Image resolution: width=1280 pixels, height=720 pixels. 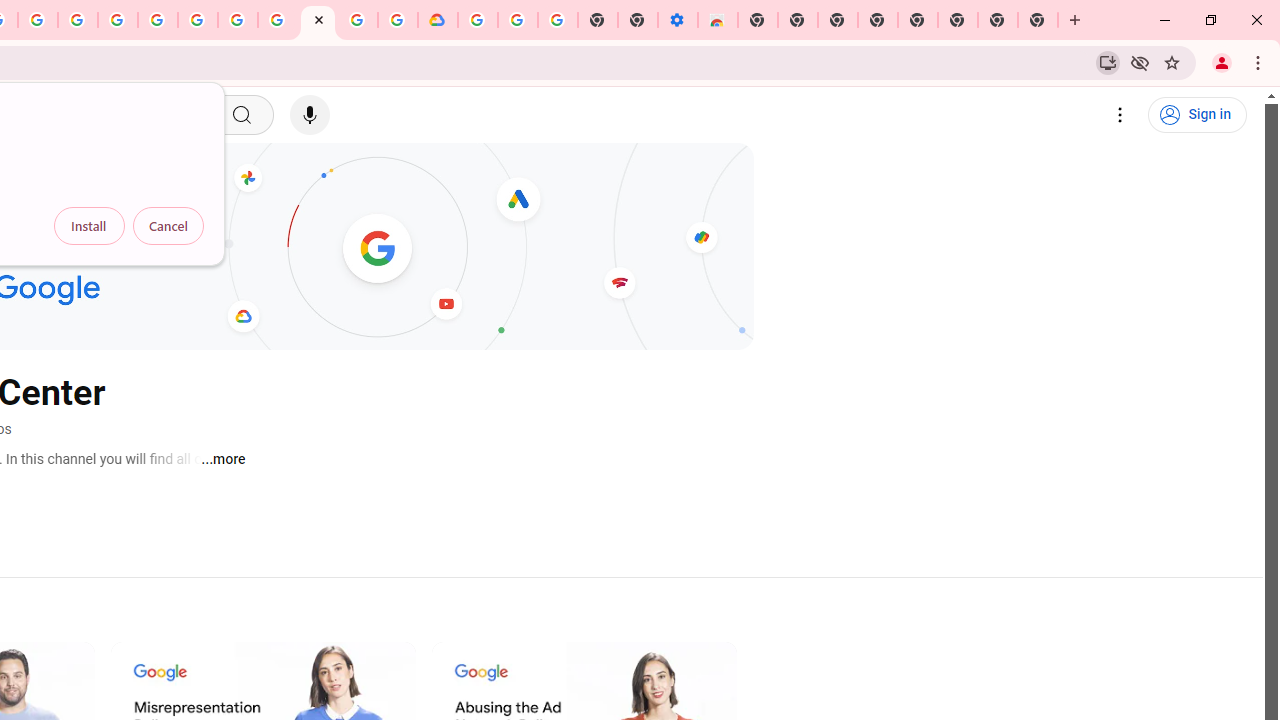 I want to click on 'Google Account Help', so click(x=238, y=20).